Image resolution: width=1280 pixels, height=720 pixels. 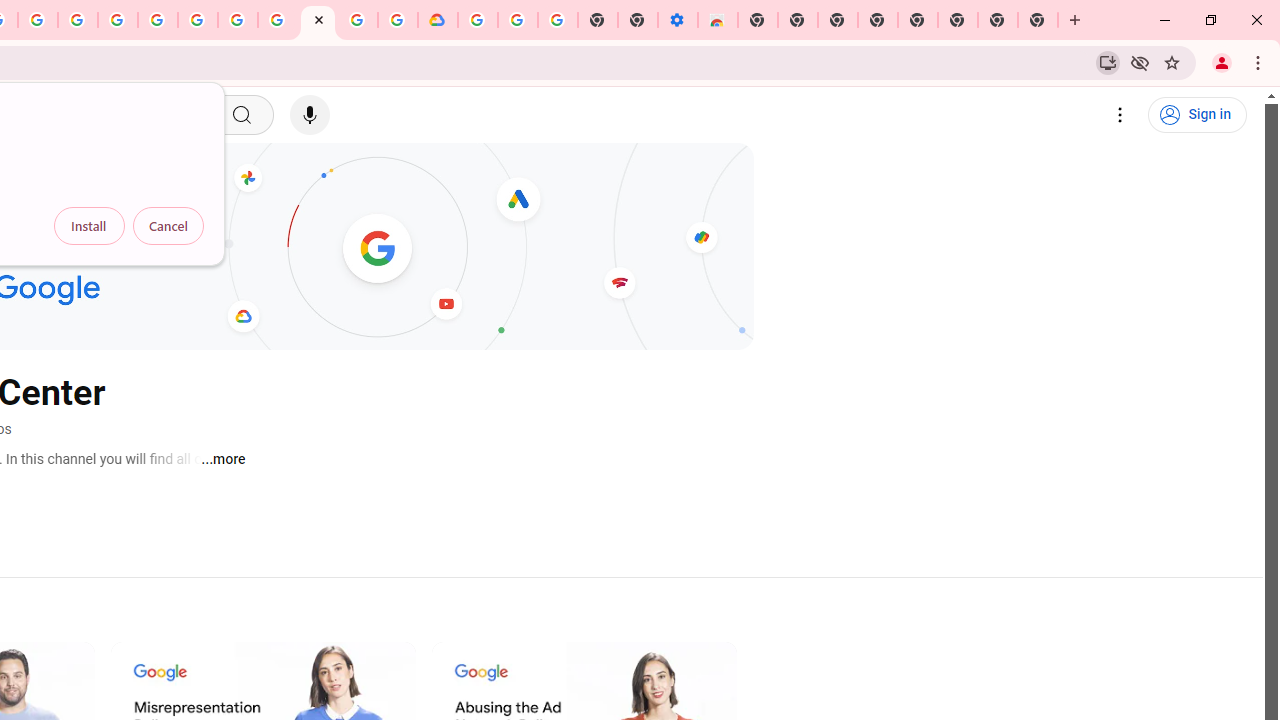 I want to click on 'Google Account Help', so click(x=238, y=20).